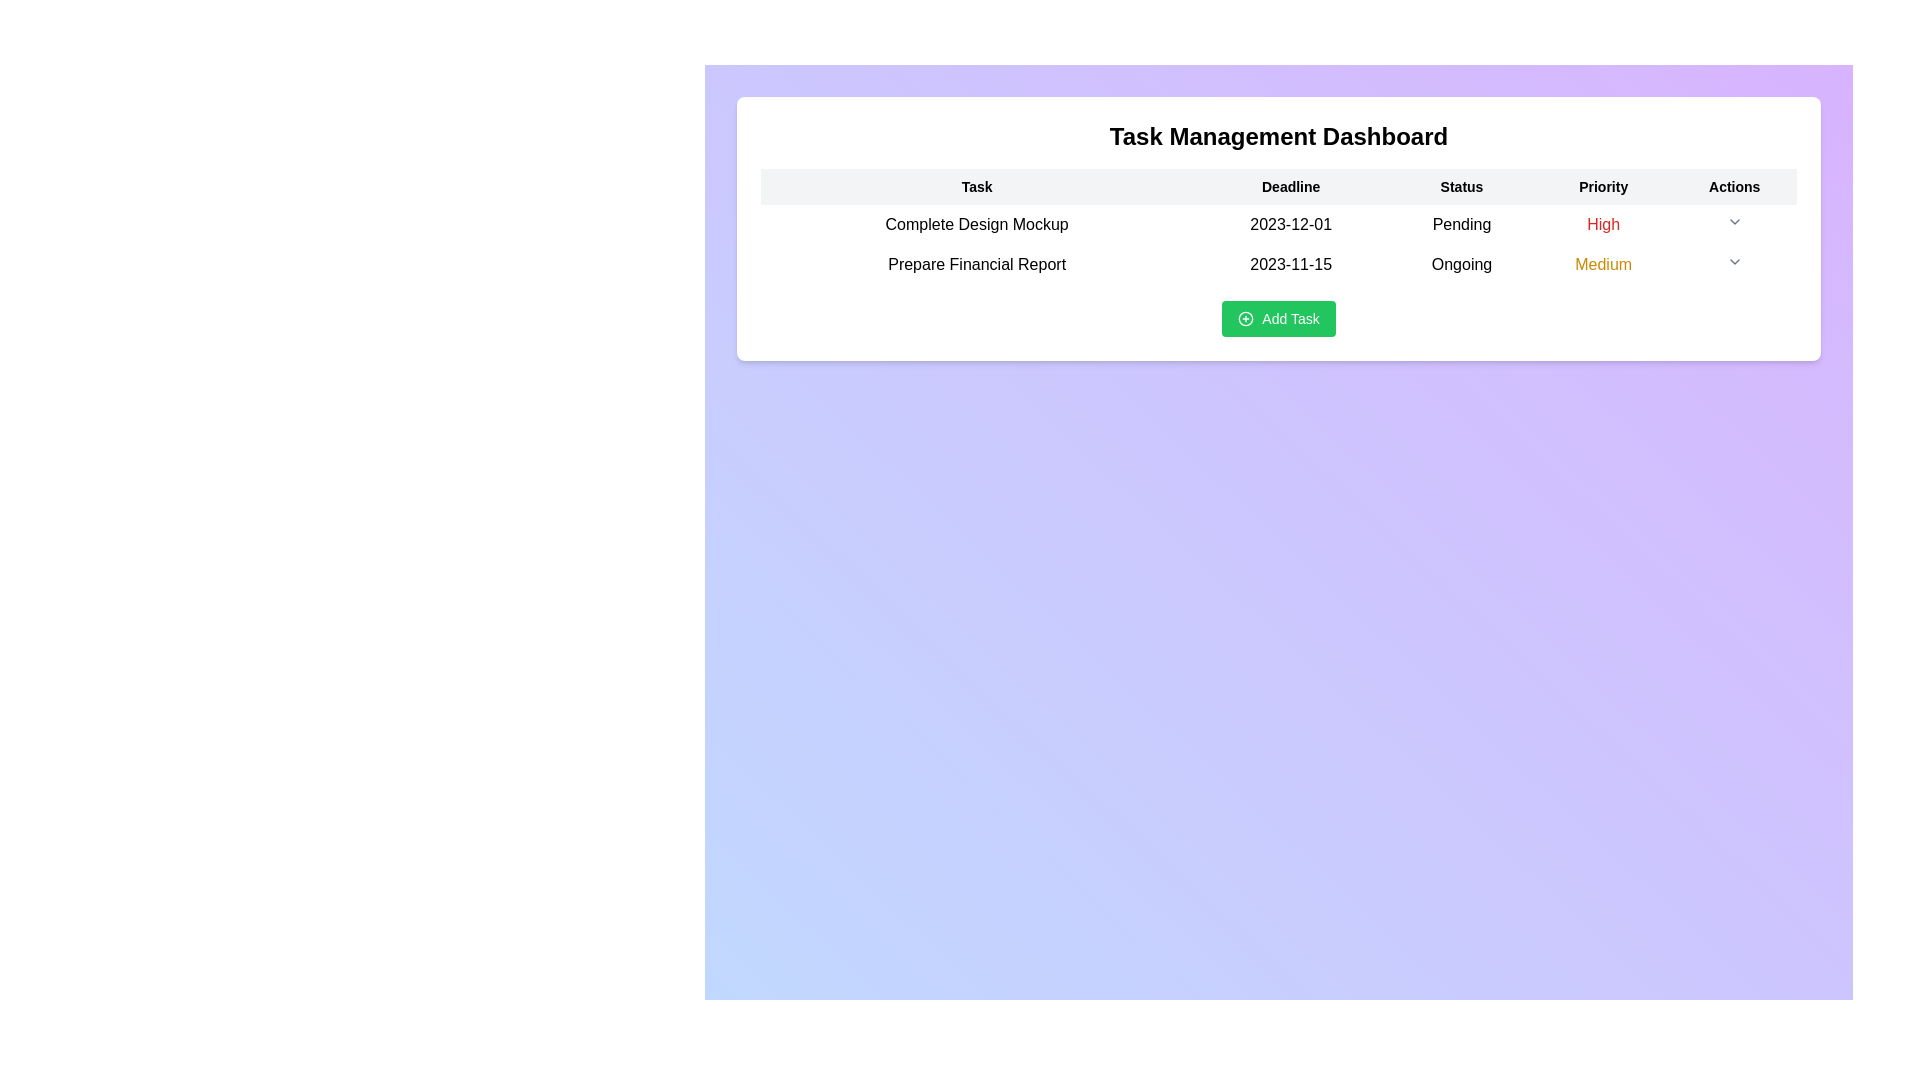  Describe the element at coordinates (1603, 224) in the screenshot. I see `the text label displaying 'High' in red color under the 'Priority' column of the task management table` at that location.